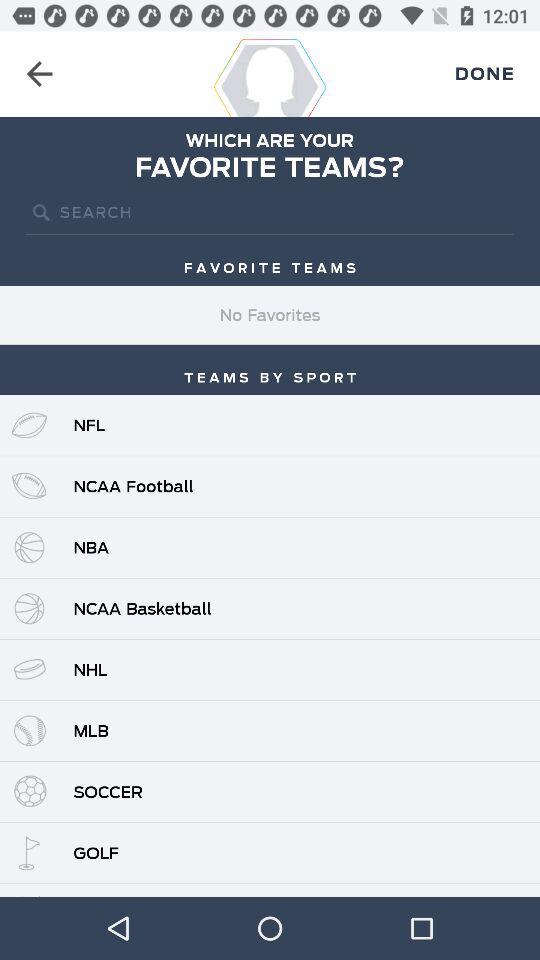 The image size is (540, 960). What do you see at coordinates (39, 74) in the screenshot?
I see `go back` at bounding box center [39, 74].